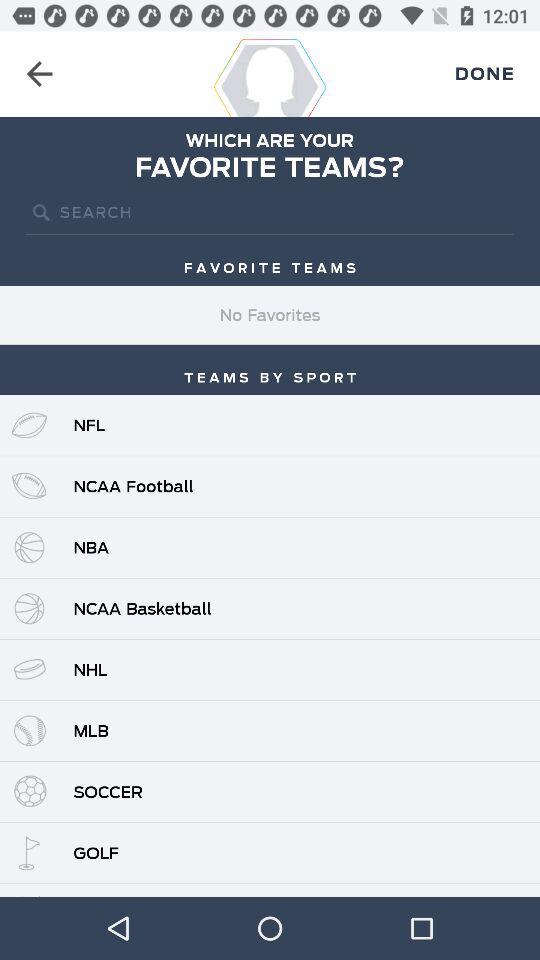 The image size is (540, 960). What do you see at coordinates (39, 74) in the screenshot?
I see `go back` at bounding box center [39, 74].